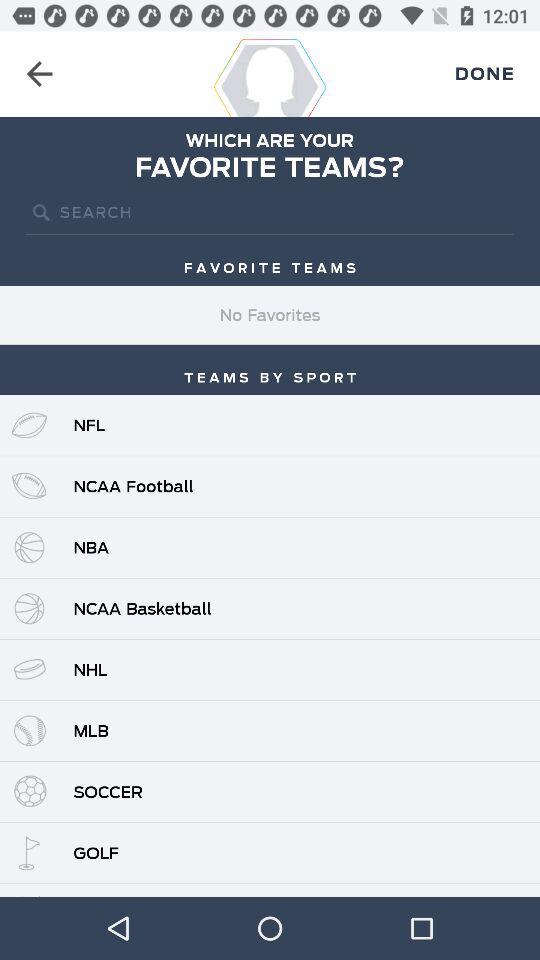 The image size is (540, 960). What do you see at coordinates (39, 74) in the screenshot?
I see `go back` at bounding box center [39, 74].